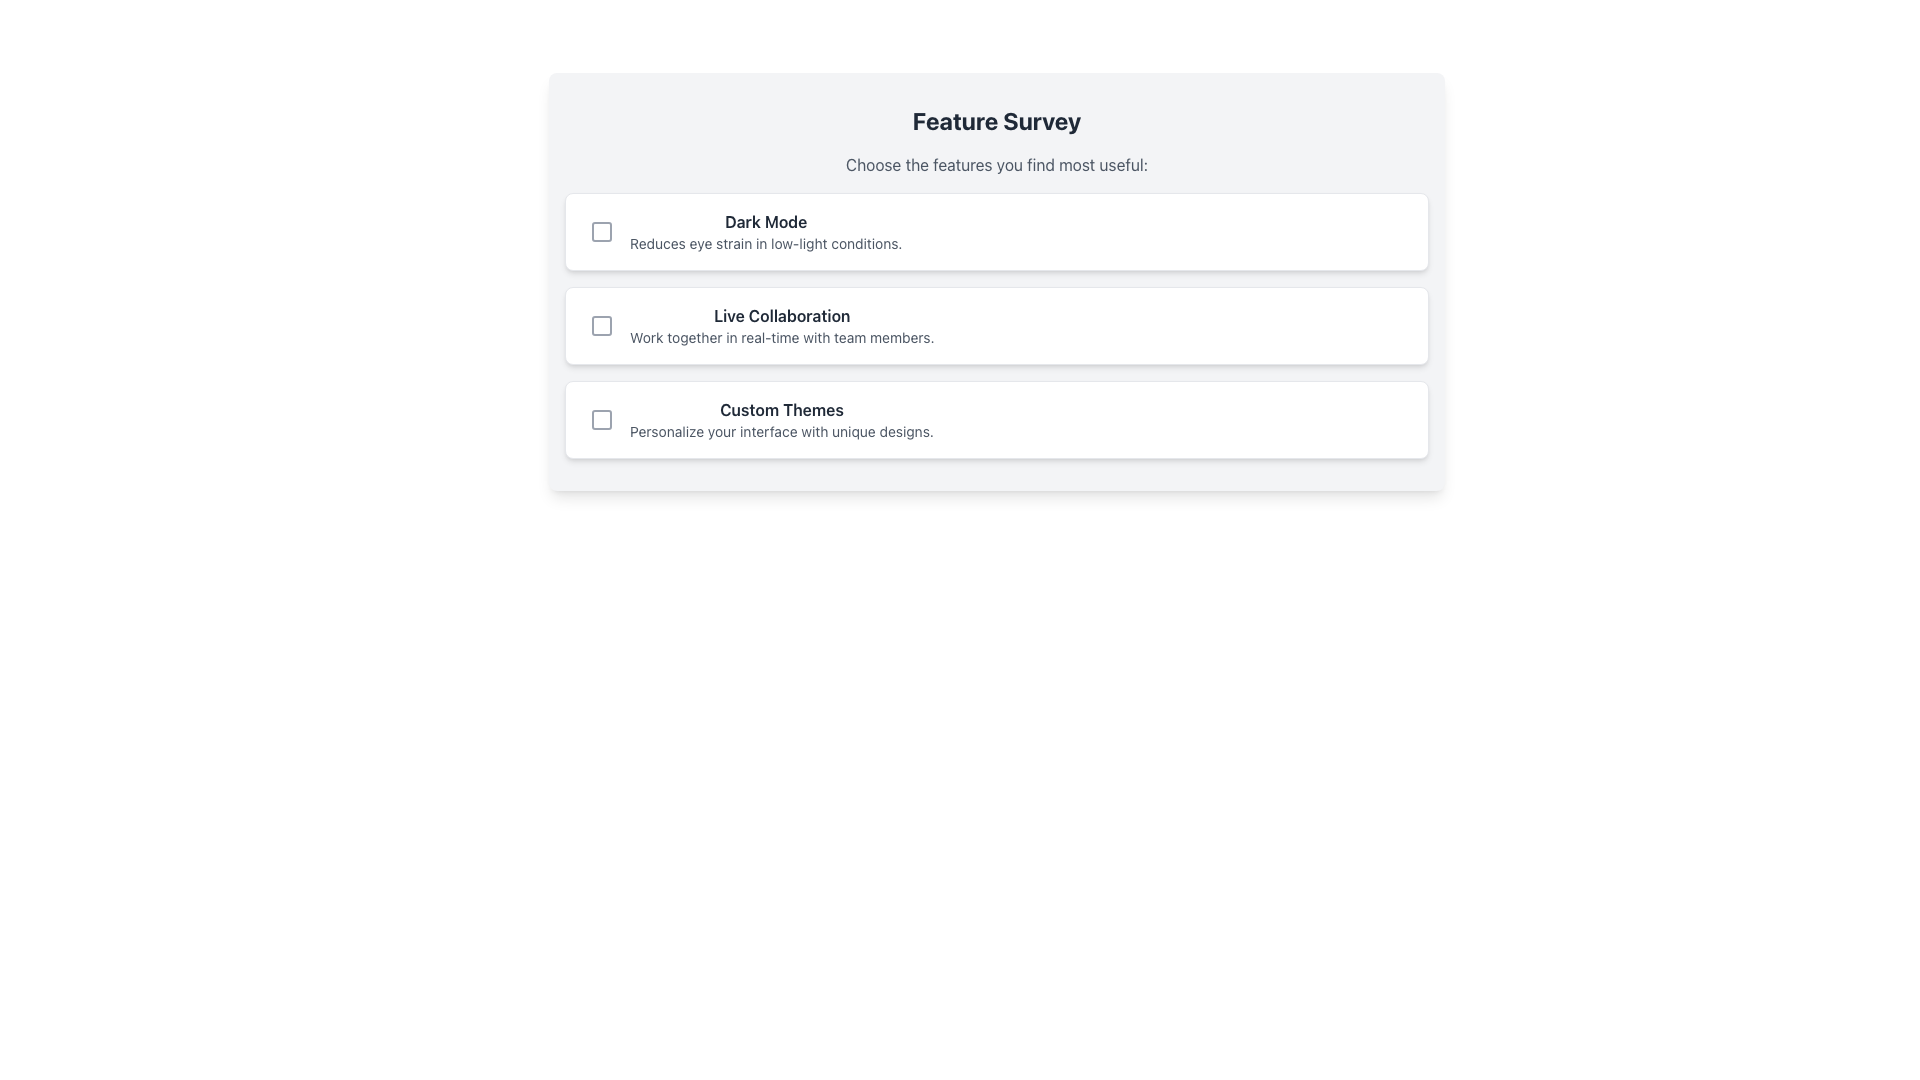  Describe the element at coordinates (765, 242) in the screenshot. I see `the text label that reads 'Reduces eye strain in low-light conditions.', which is positioned beneath the 'Dark Mode' text and checkbox` at that location.